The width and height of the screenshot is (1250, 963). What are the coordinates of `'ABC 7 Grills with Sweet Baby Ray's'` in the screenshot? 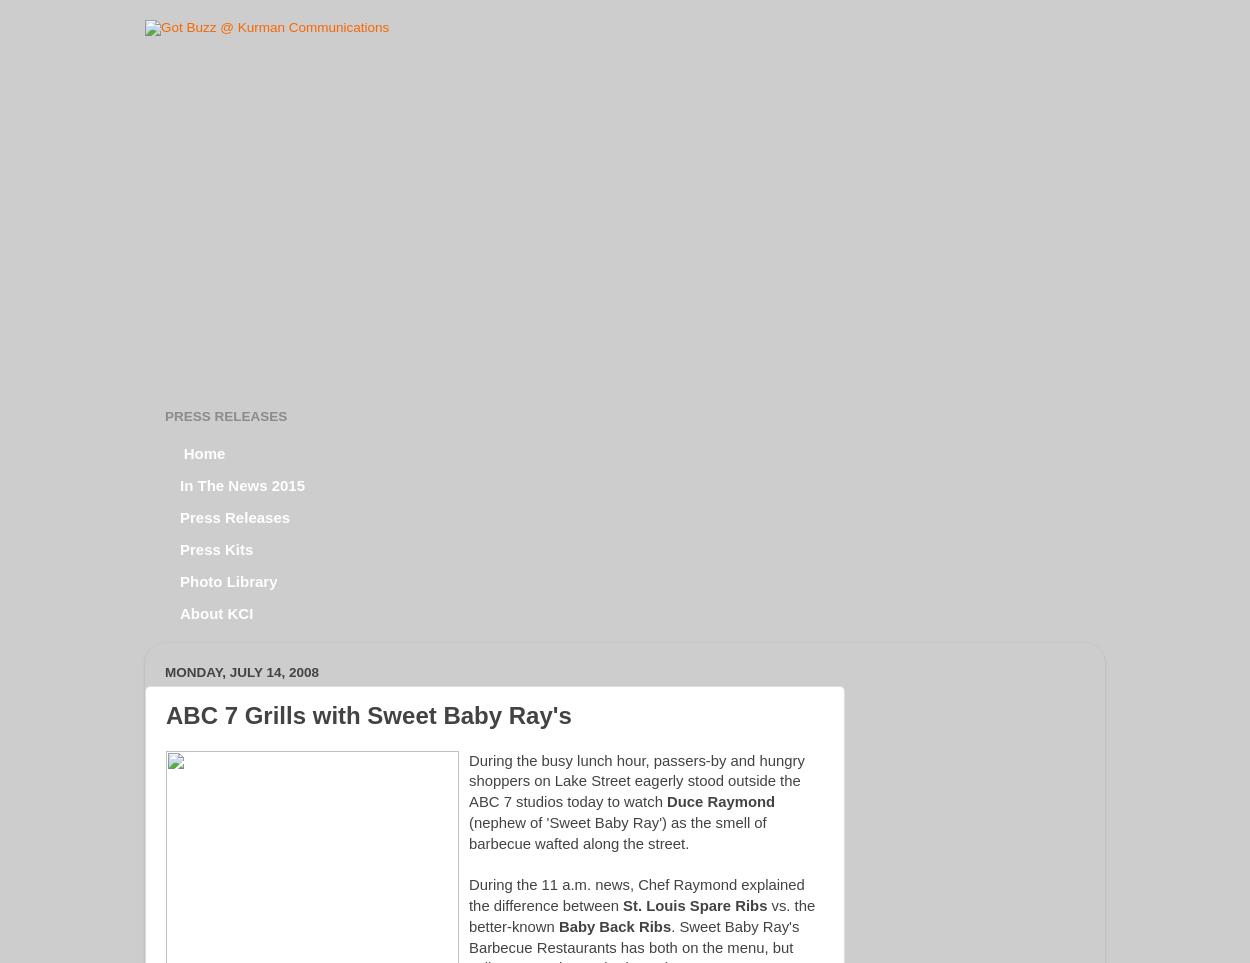 It's located at (367, 714).